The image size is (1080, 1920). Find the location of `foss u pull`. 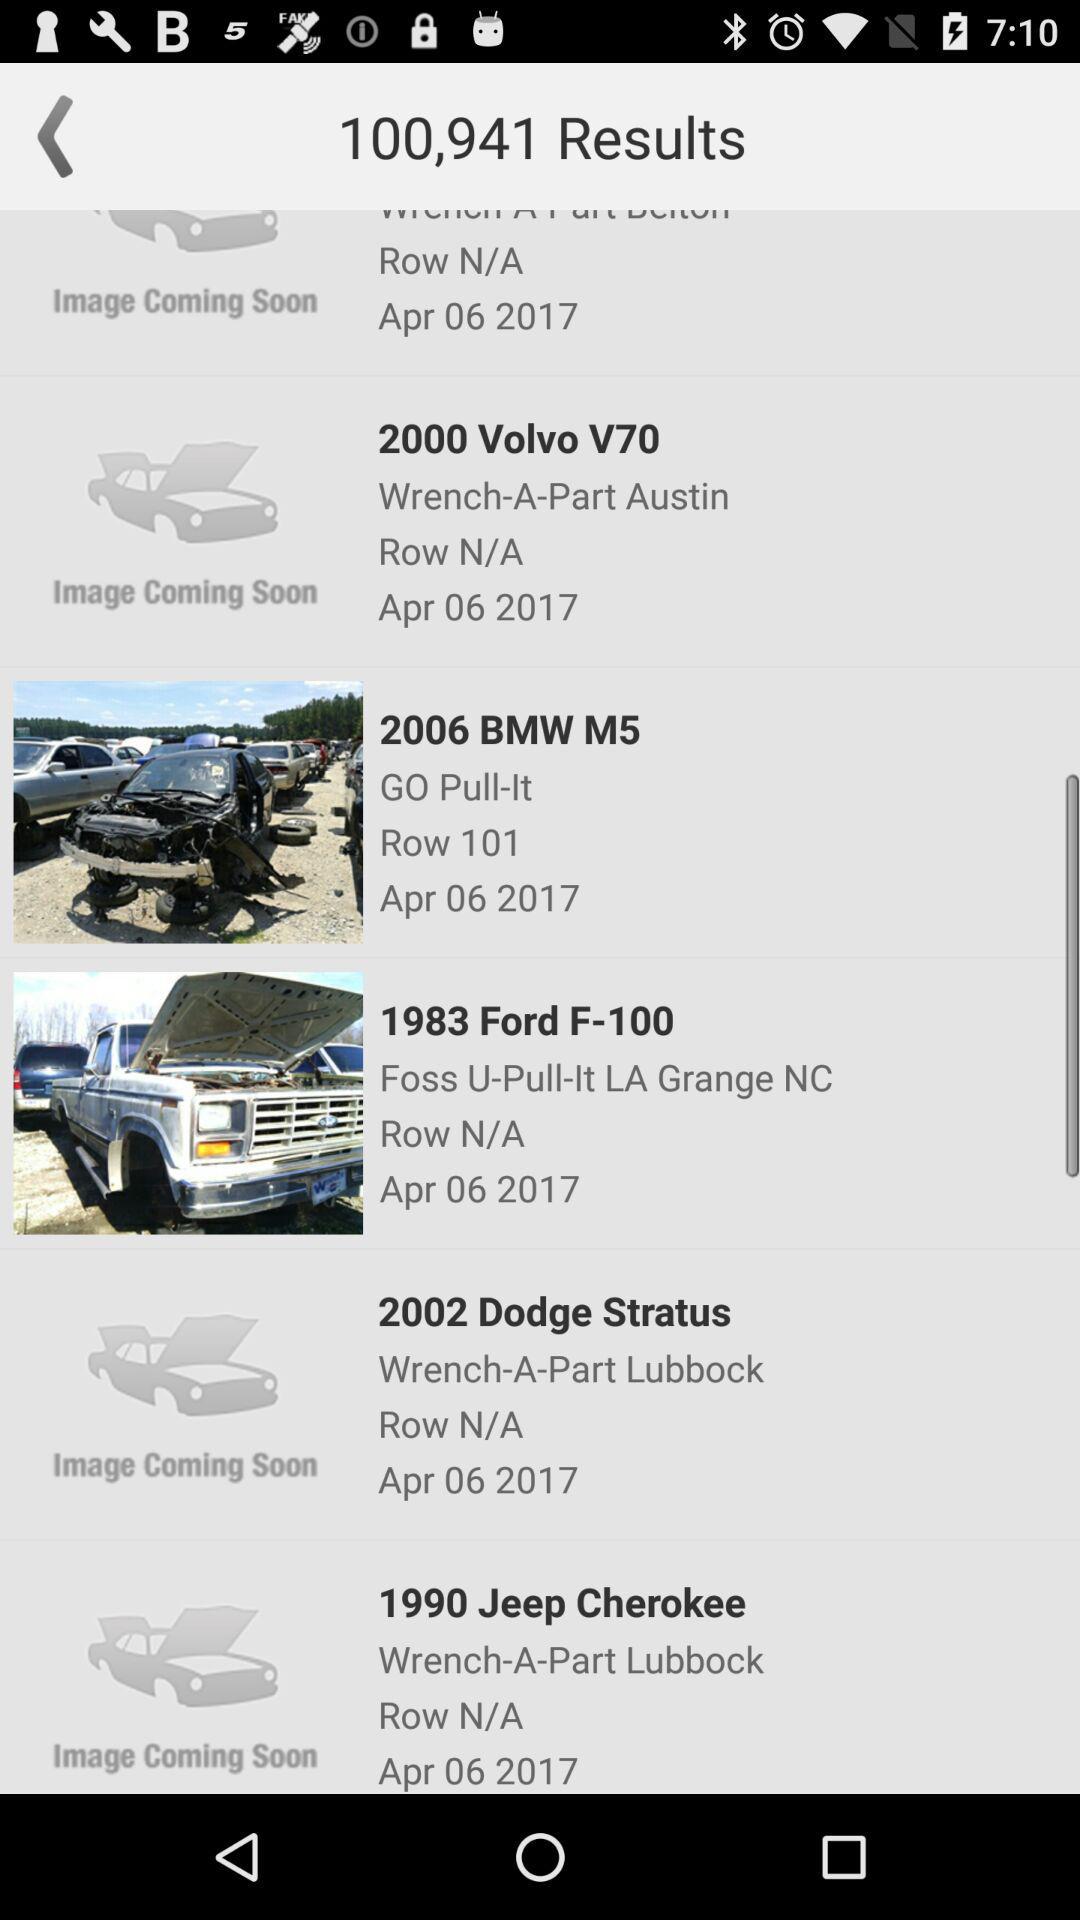

foss u pull is located at coordinates (728, 1075).